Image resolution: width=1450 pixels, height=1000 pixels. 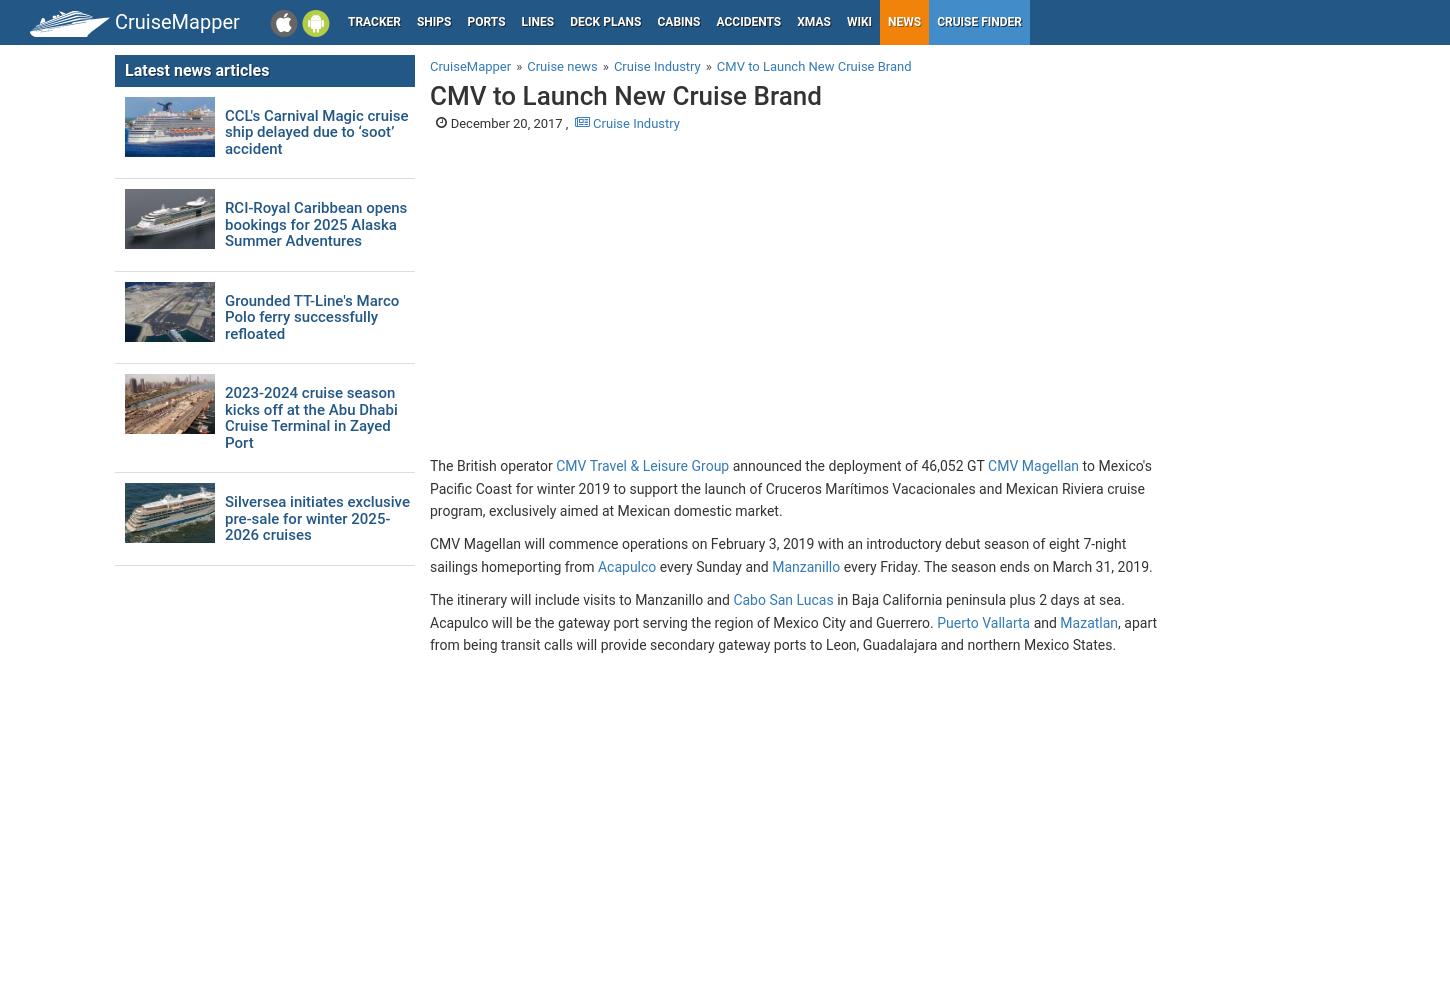 What do you see at coordinates (998, 565) in the screenshot?
I see `'every Friday. The season ends on March 31, 2019.'` at bounding box center [998, 565].